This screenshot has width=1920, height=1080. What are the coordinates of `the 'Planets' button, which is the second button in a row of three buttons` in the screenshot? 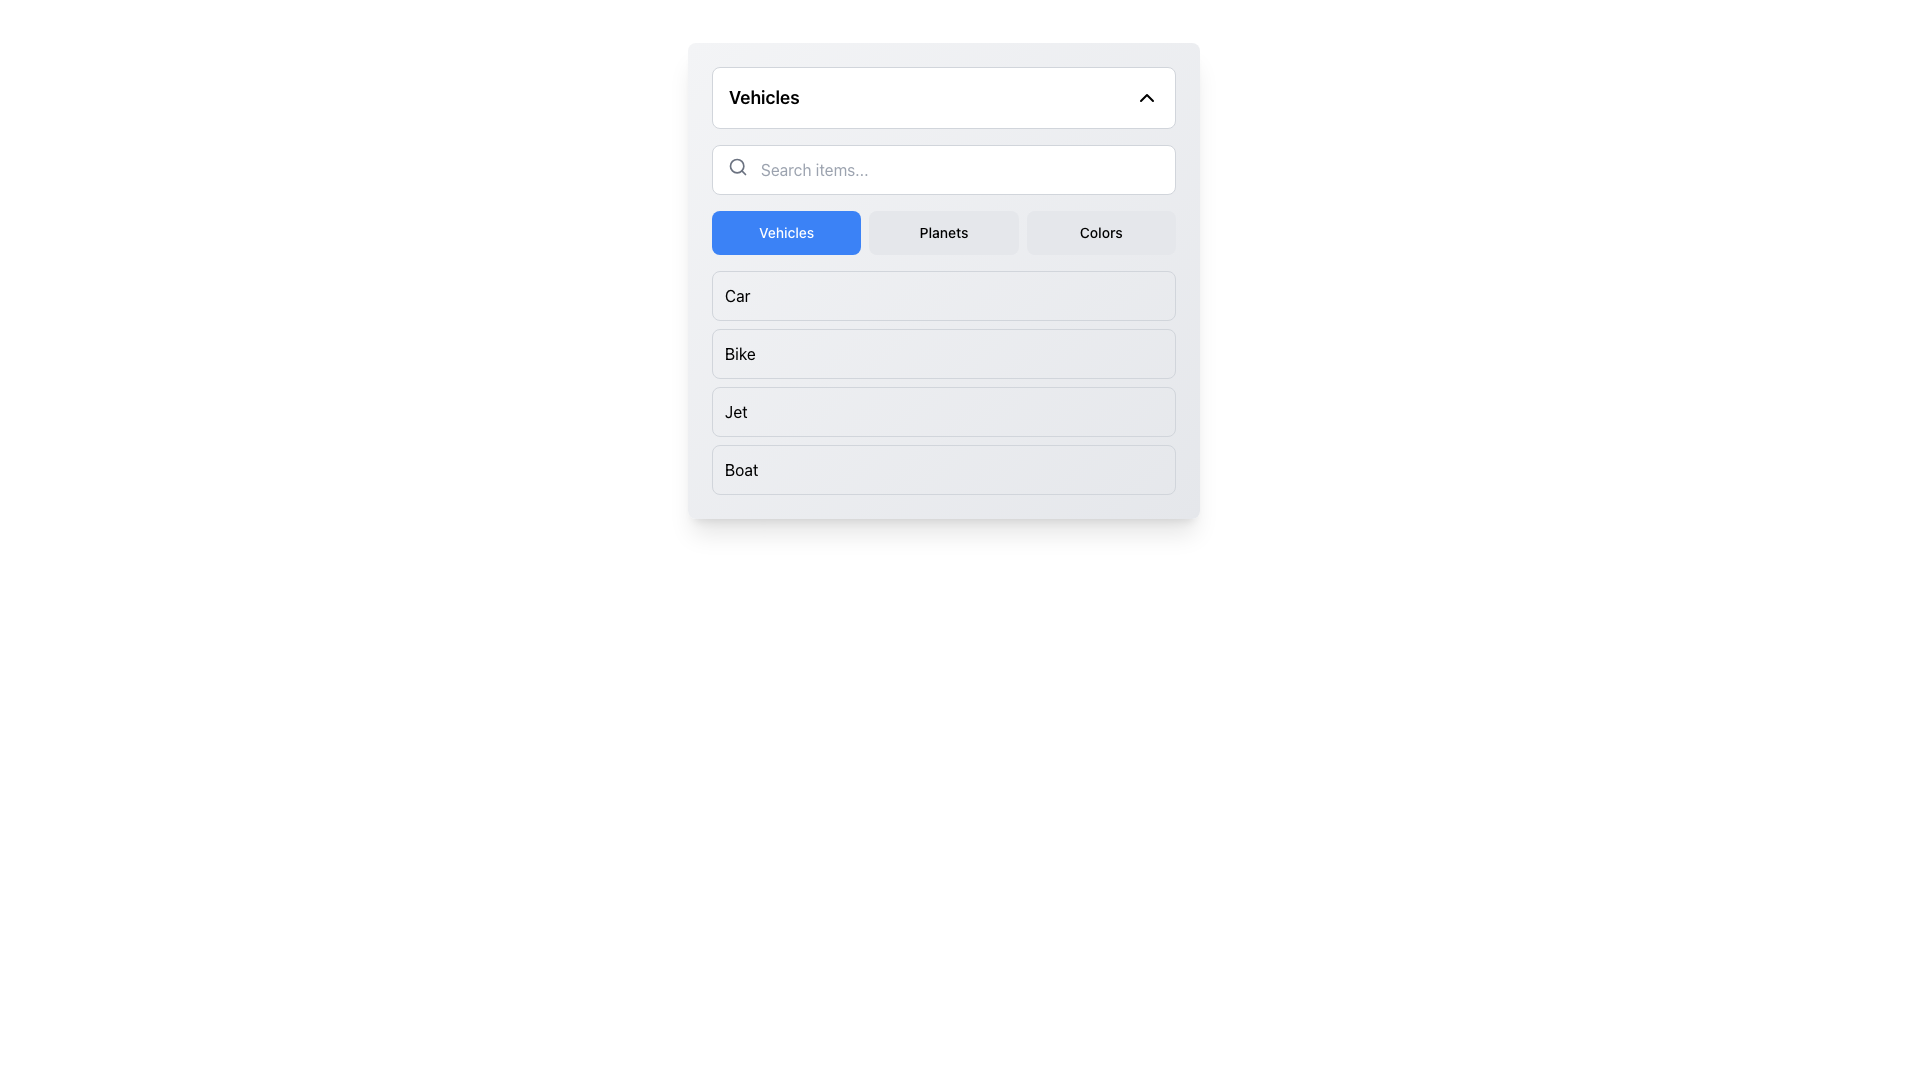 It's located at (943, 231).